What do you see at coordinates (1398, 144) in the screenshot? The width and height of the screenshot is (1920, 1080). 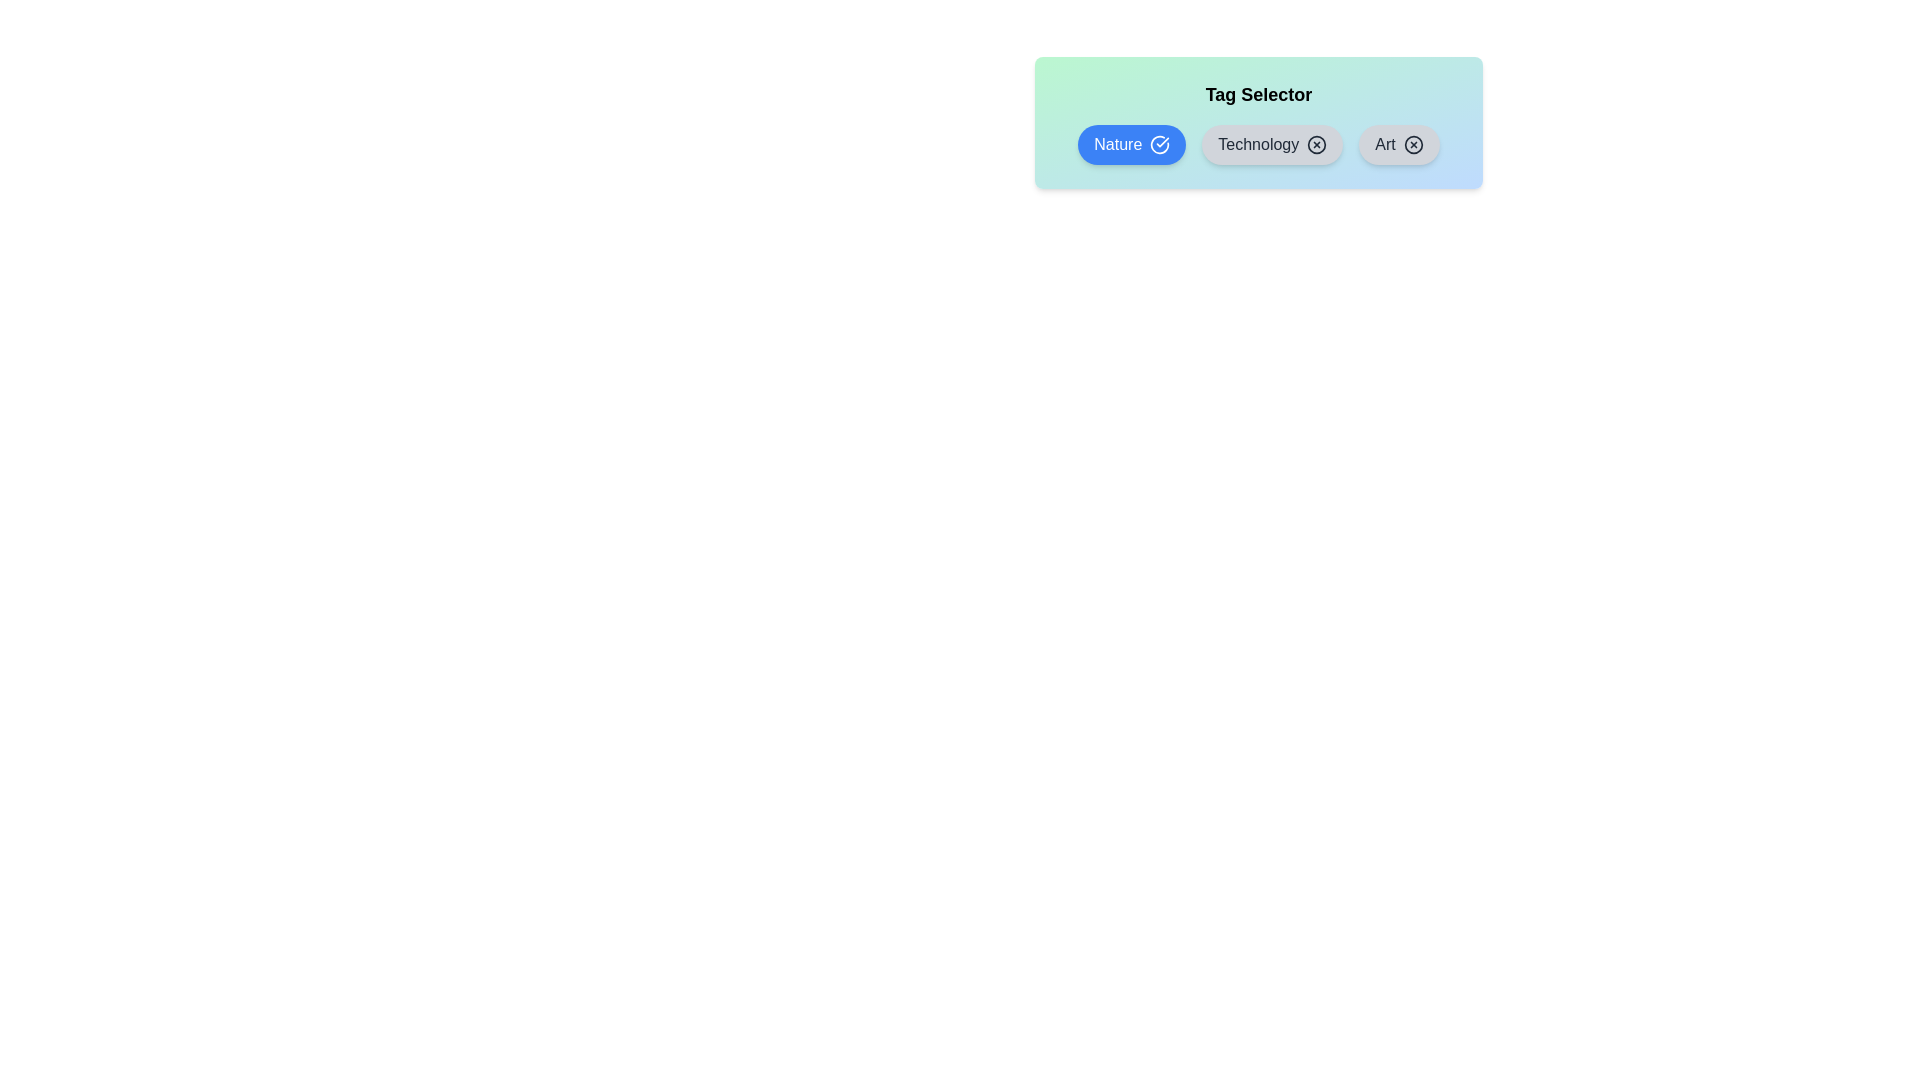 I see `the tag labeled Art` at bounding box center [1398, 144].